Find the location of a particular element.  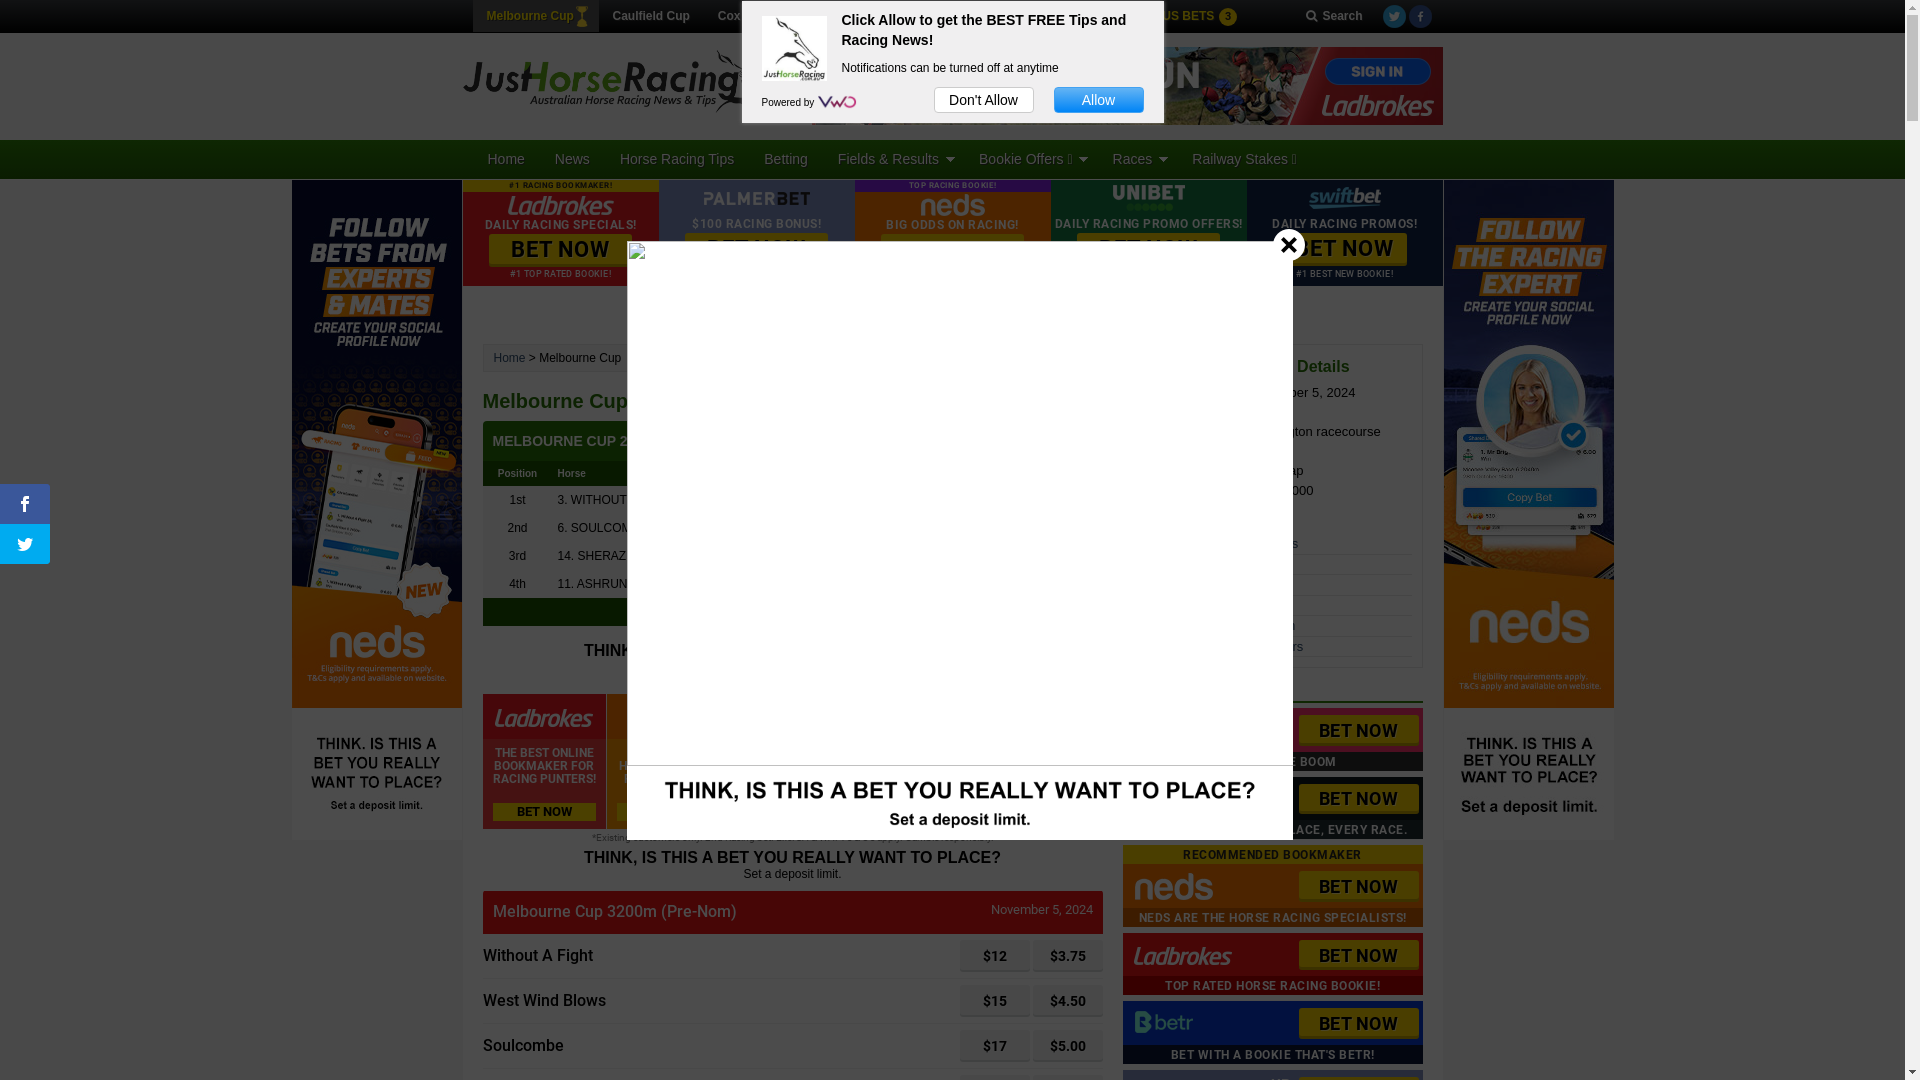

'advertisement' is located at coordinates (1127, 84).